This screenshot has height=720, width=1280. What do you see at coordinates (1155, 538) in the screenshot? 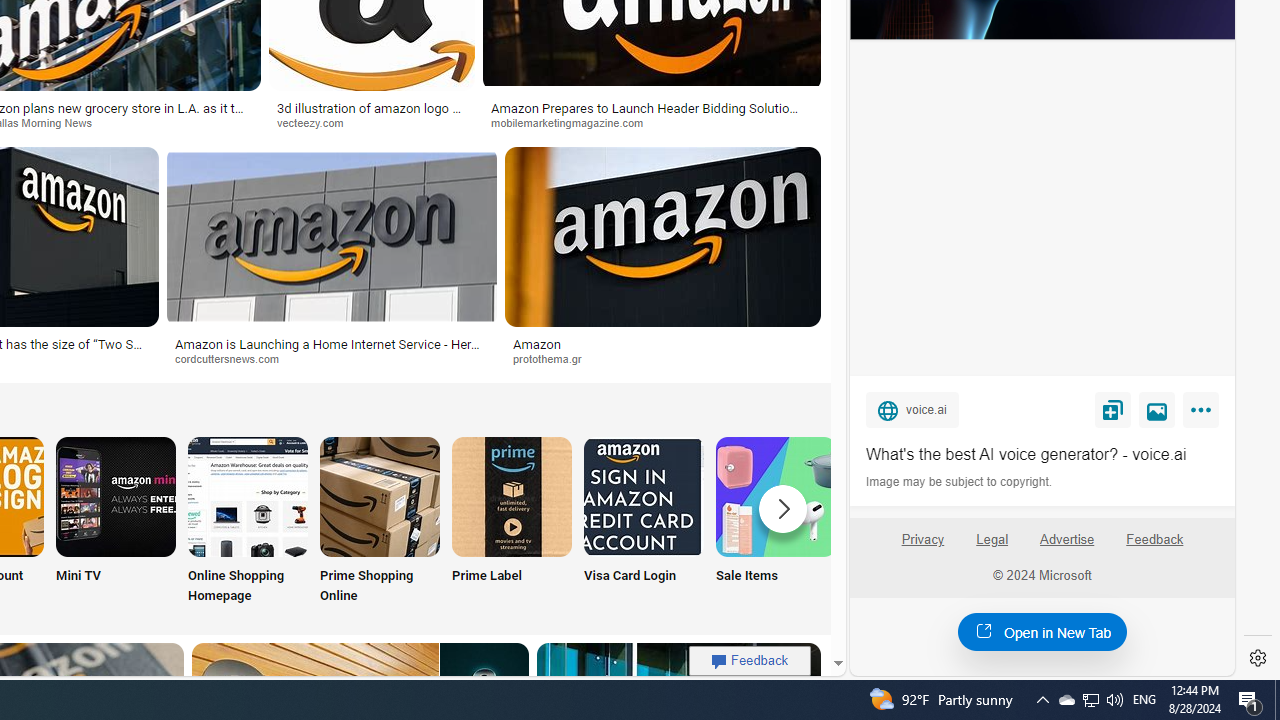
I see `'Feedback'` at bounding box center [1155, 538].